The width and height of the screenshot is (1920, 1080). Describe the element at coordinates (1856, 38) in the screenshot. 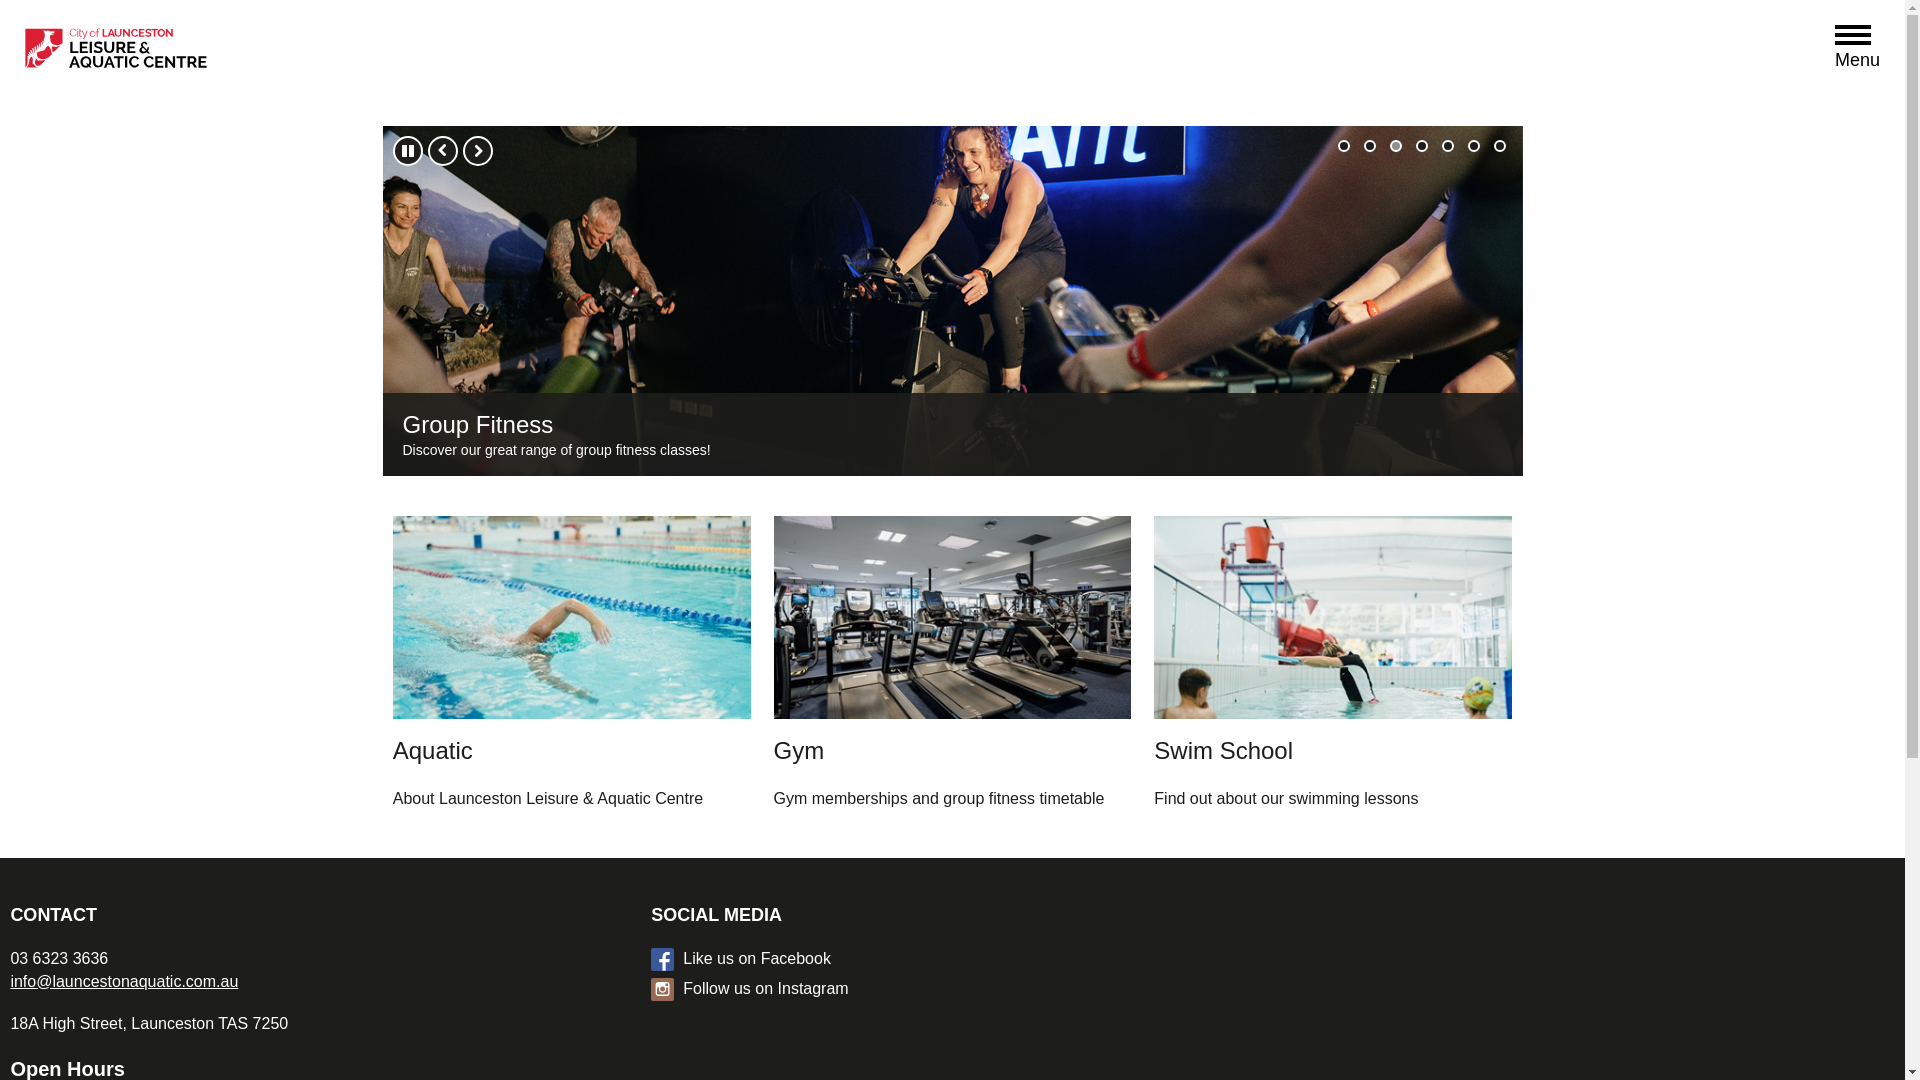

I see `'Open` at that location.